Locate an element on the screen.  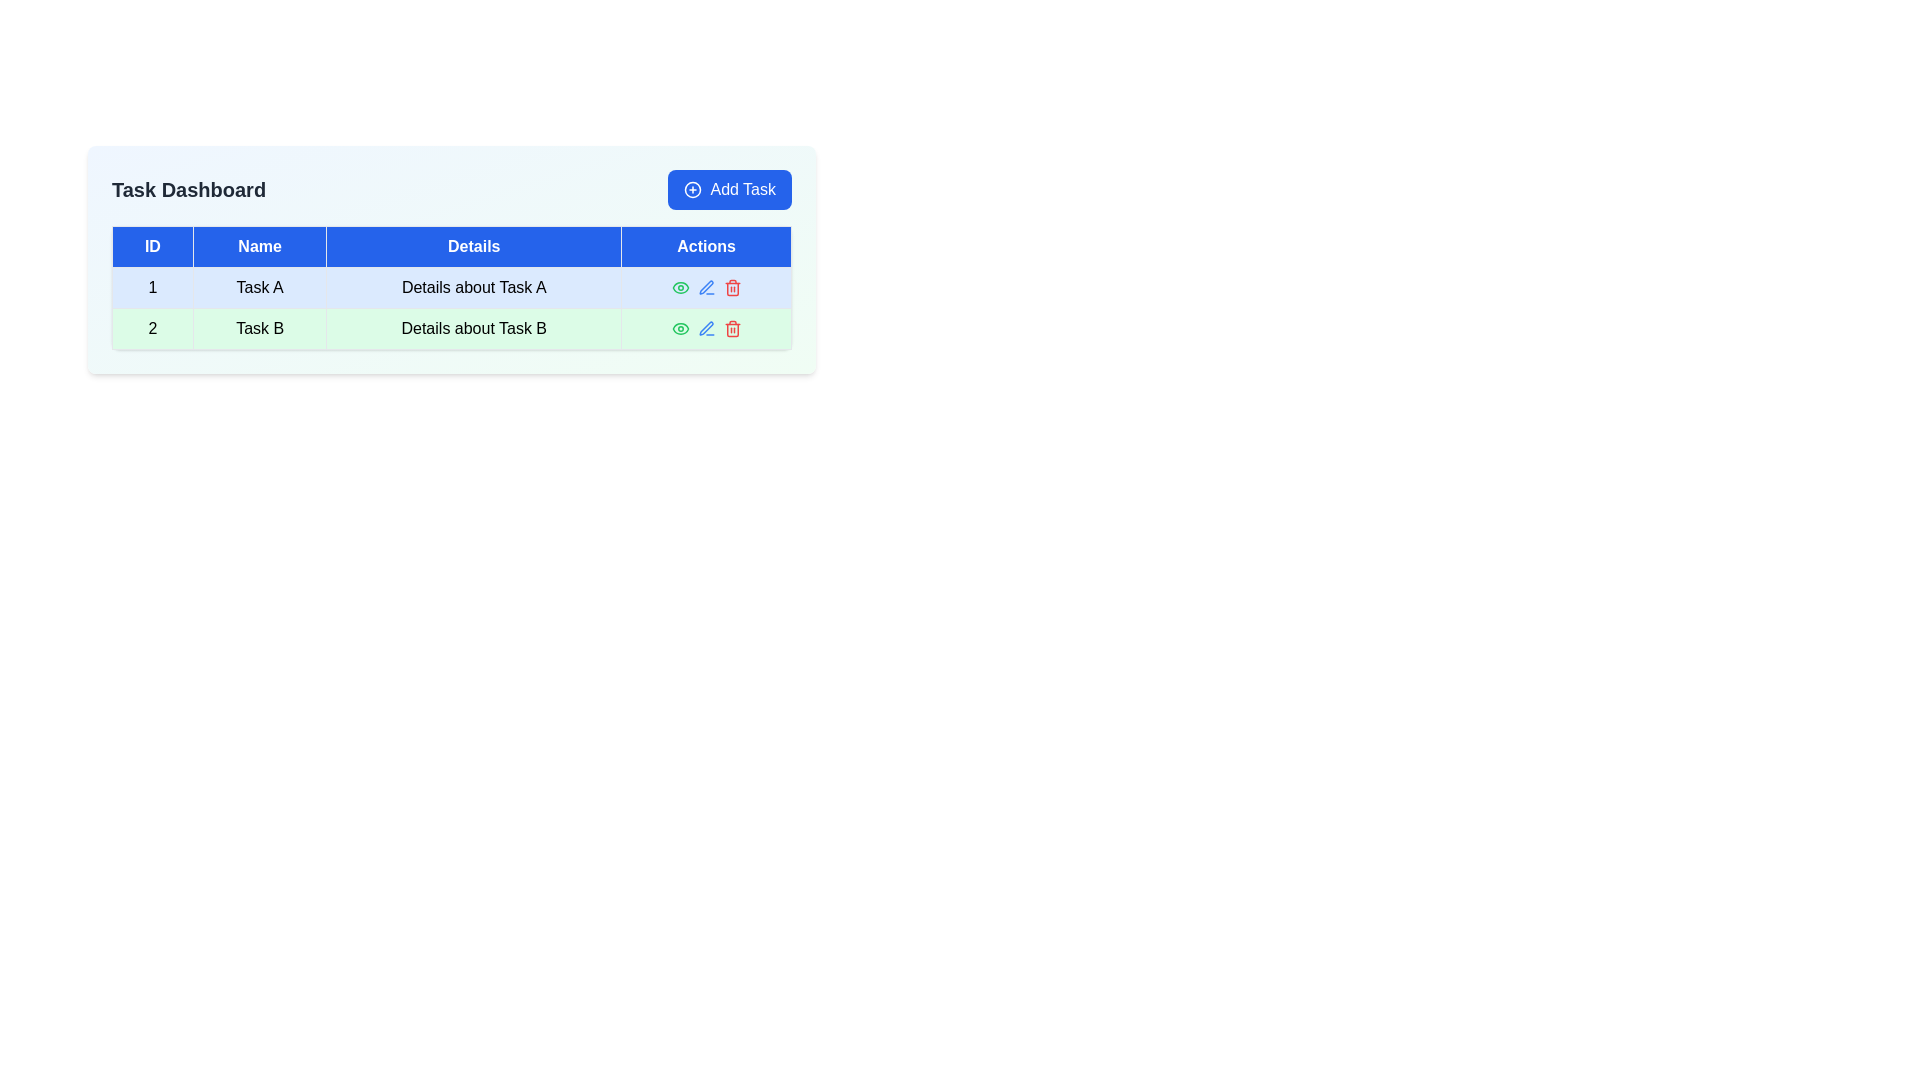
the table cell containing the title 'Task A', which is located in the second cell of the first row of the table, directly following the 'ID' column is located at coordinates (259, 288).